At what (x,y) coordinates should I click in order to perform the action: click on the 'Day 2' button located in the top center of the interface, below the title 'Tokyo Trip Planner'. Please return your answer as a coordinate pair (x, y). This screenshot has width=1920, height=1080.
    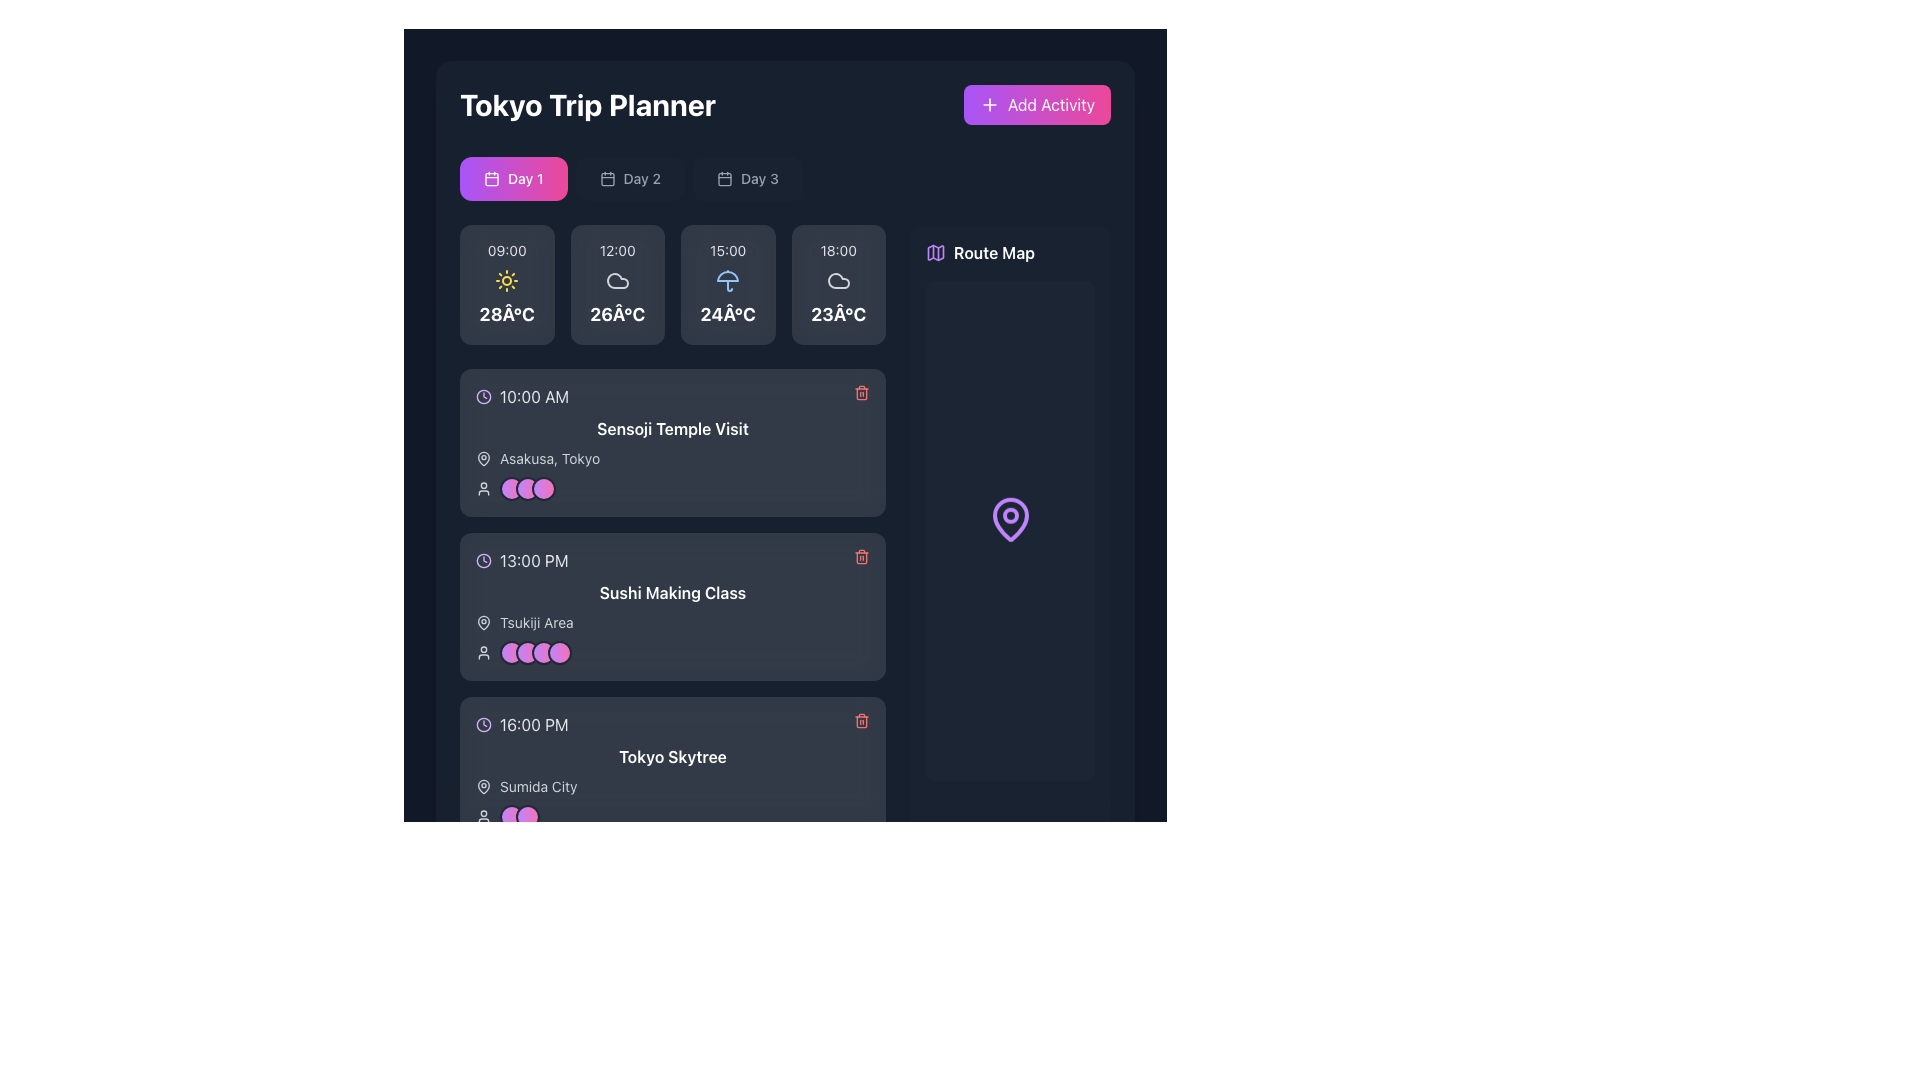
    Looking at the image, I should click on (629, 177).